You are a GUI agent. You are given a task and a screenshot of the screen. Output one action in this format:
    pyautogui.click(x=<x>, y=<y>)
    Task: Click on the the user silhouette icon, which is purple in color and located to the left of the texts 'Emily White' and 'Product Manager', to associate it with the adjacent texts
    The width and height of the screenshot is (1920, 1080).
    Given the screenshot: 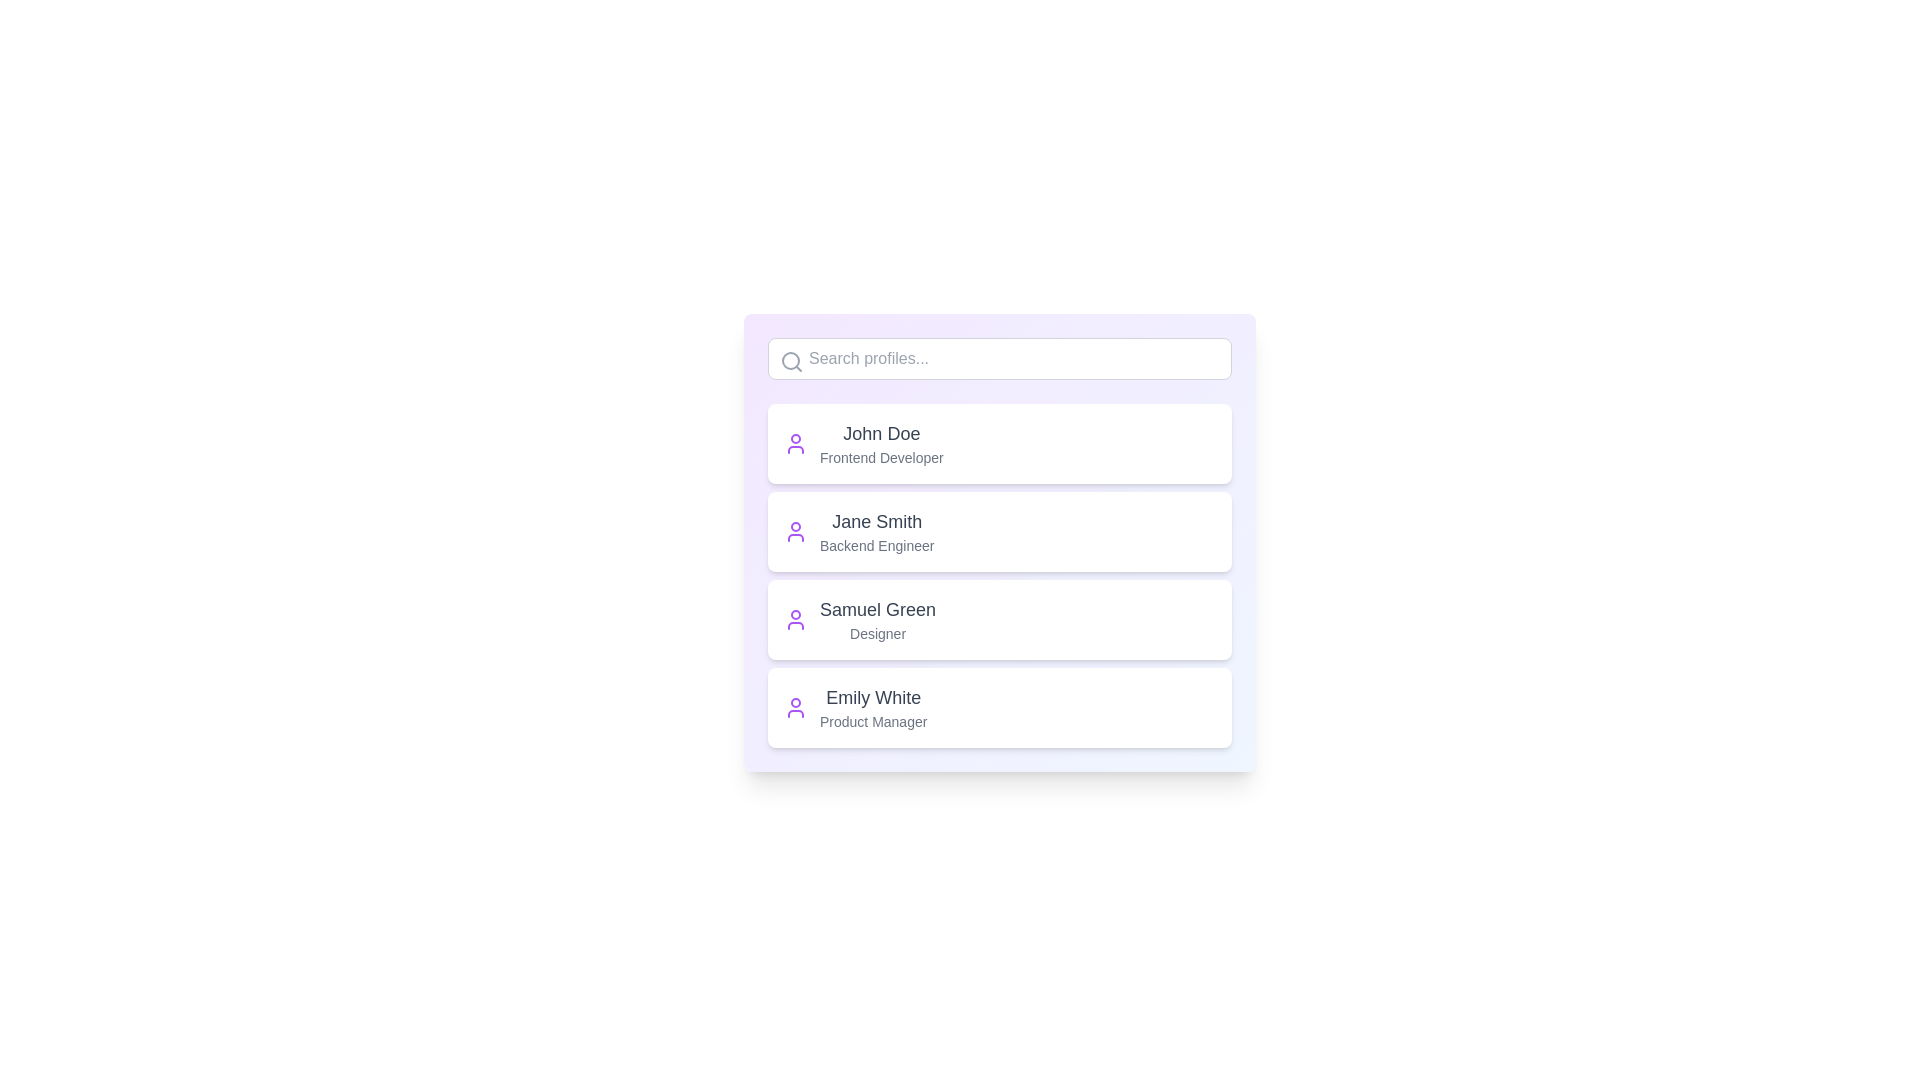 What is the action you would take?
    pyautogui.click(x=795, y=707)
    